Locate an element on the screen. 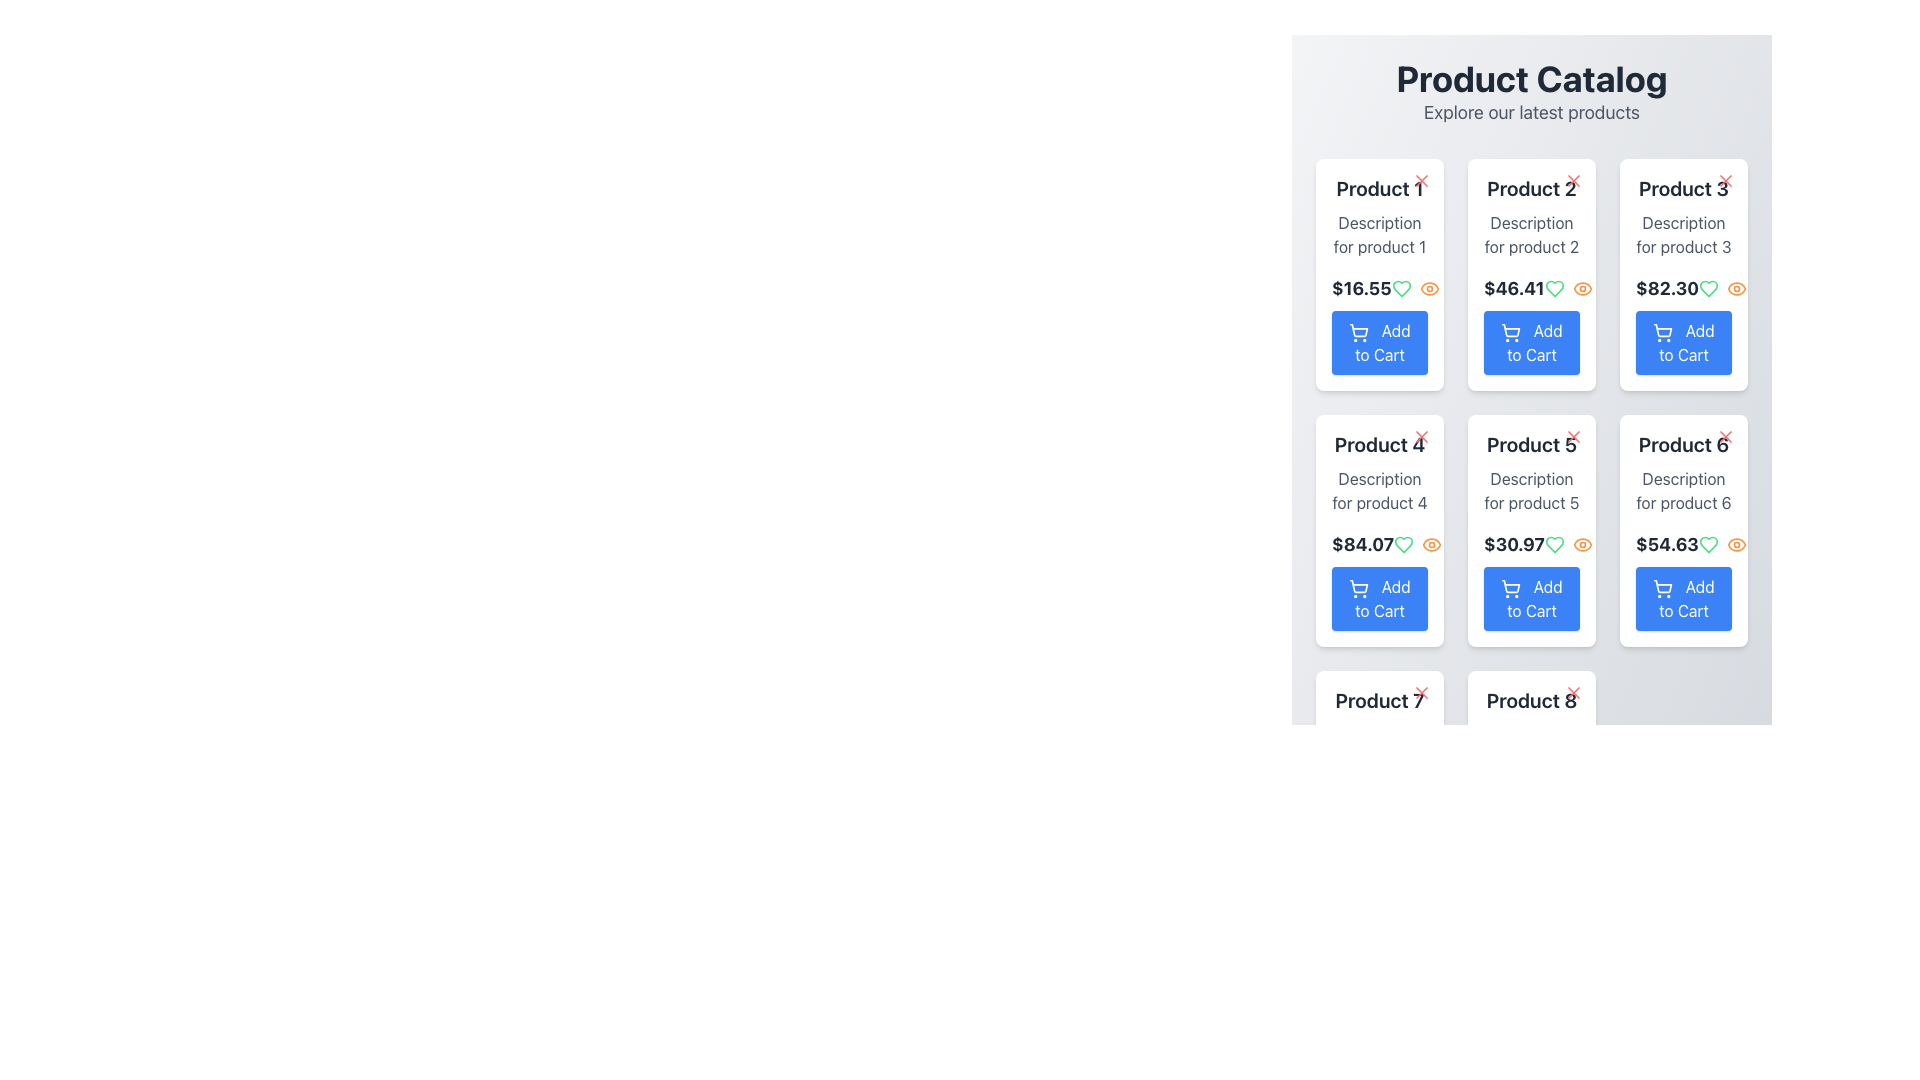 This screenshot has width=1920, height=1080. the close/delete icon represented by a diagonal cross in the top-right corner of the card for 'Product 6' to potentially reveal additional context or tooltips is located at coordinates (1420, 435).